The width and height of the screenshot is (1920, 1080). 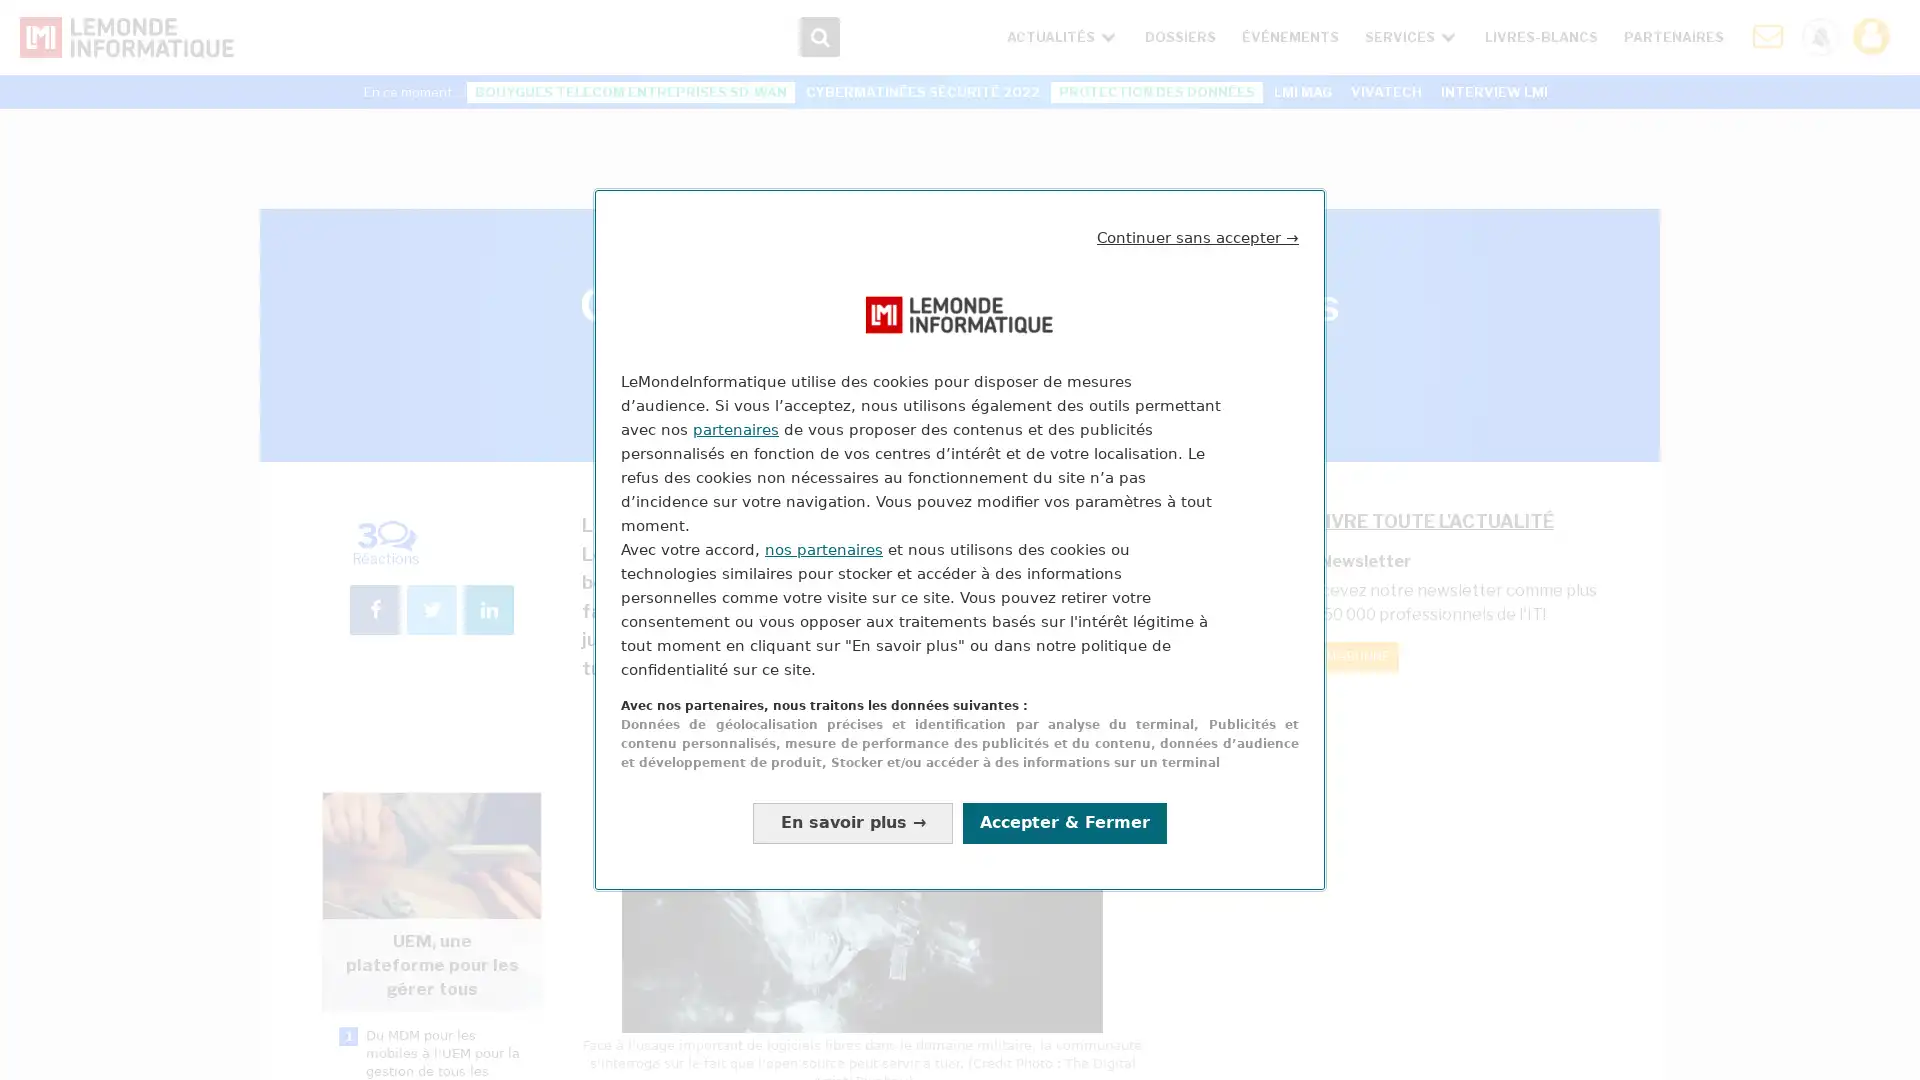 I want to click on Configurer vos consentements, so click(x=853, y=822).